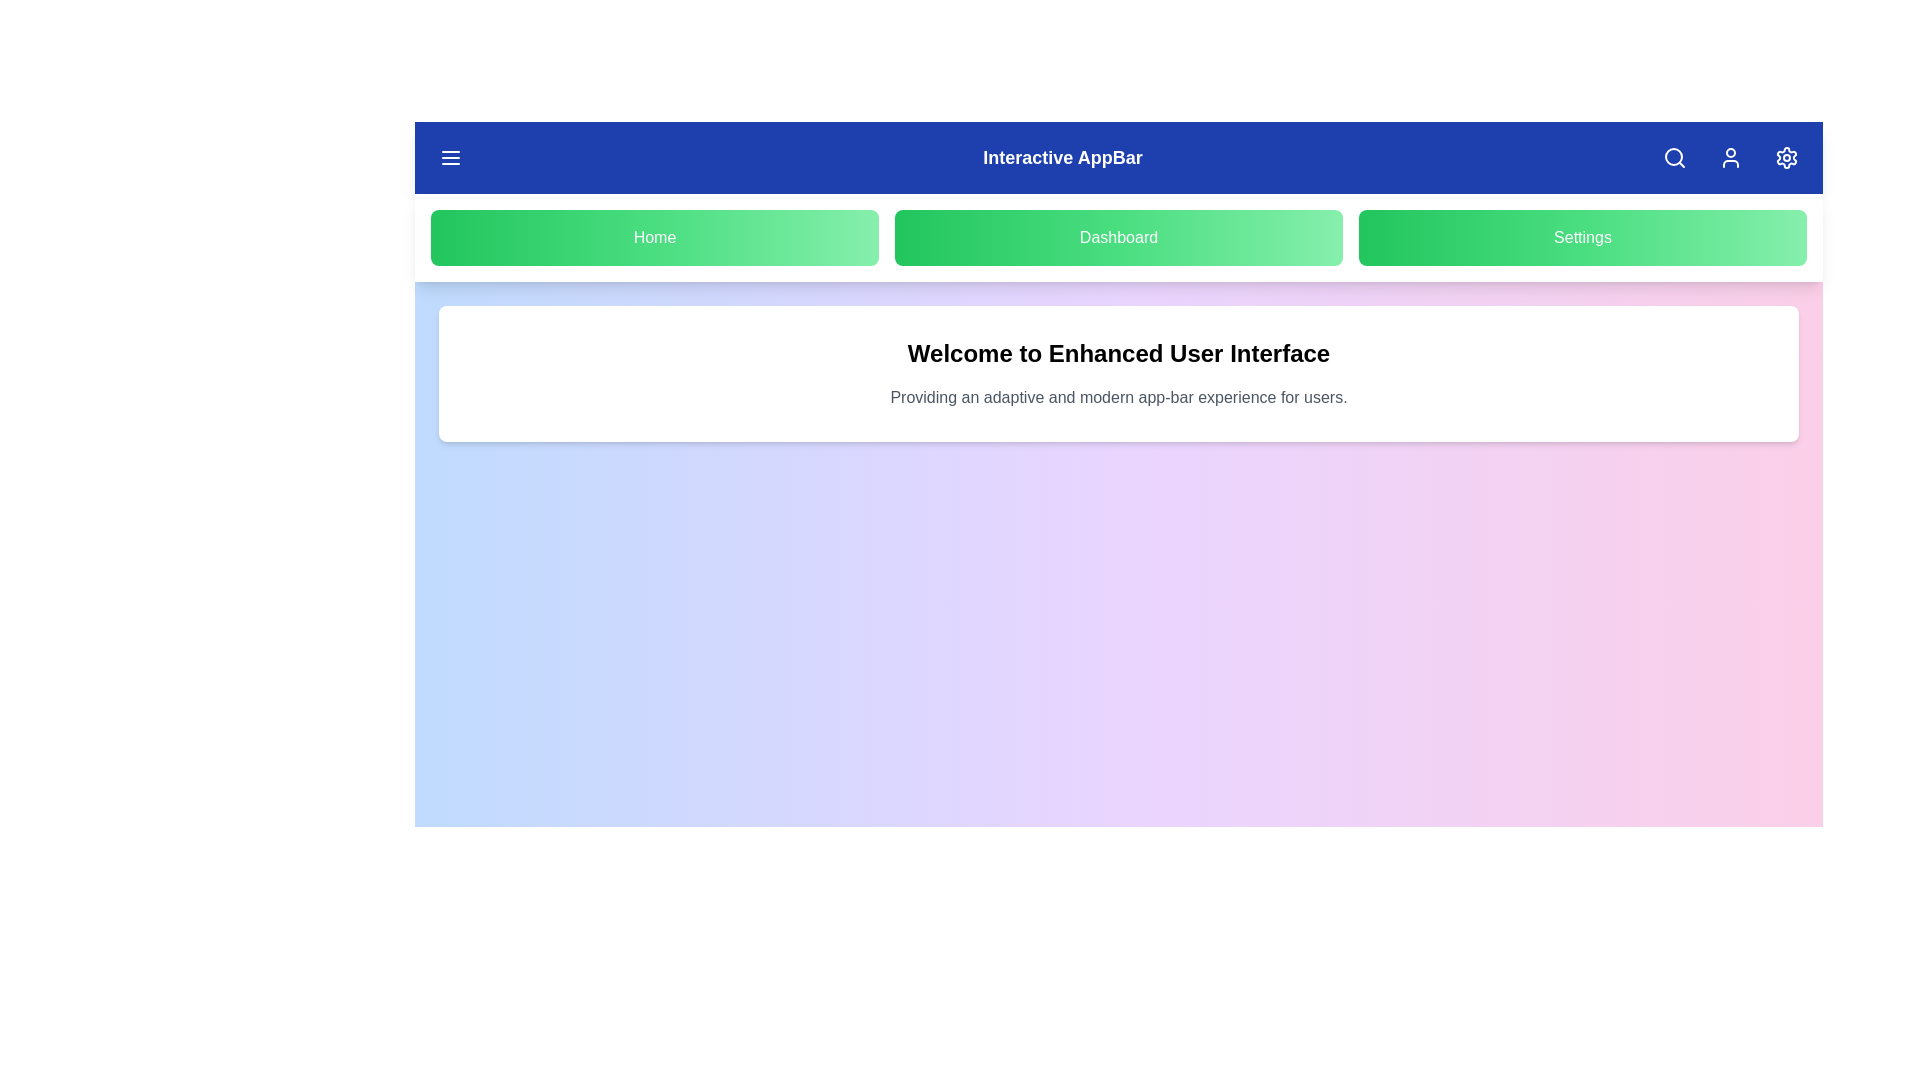  Describe the element at coordinates (1117, 374) in the screenshot. I see `the main content area to select the text` at that location.